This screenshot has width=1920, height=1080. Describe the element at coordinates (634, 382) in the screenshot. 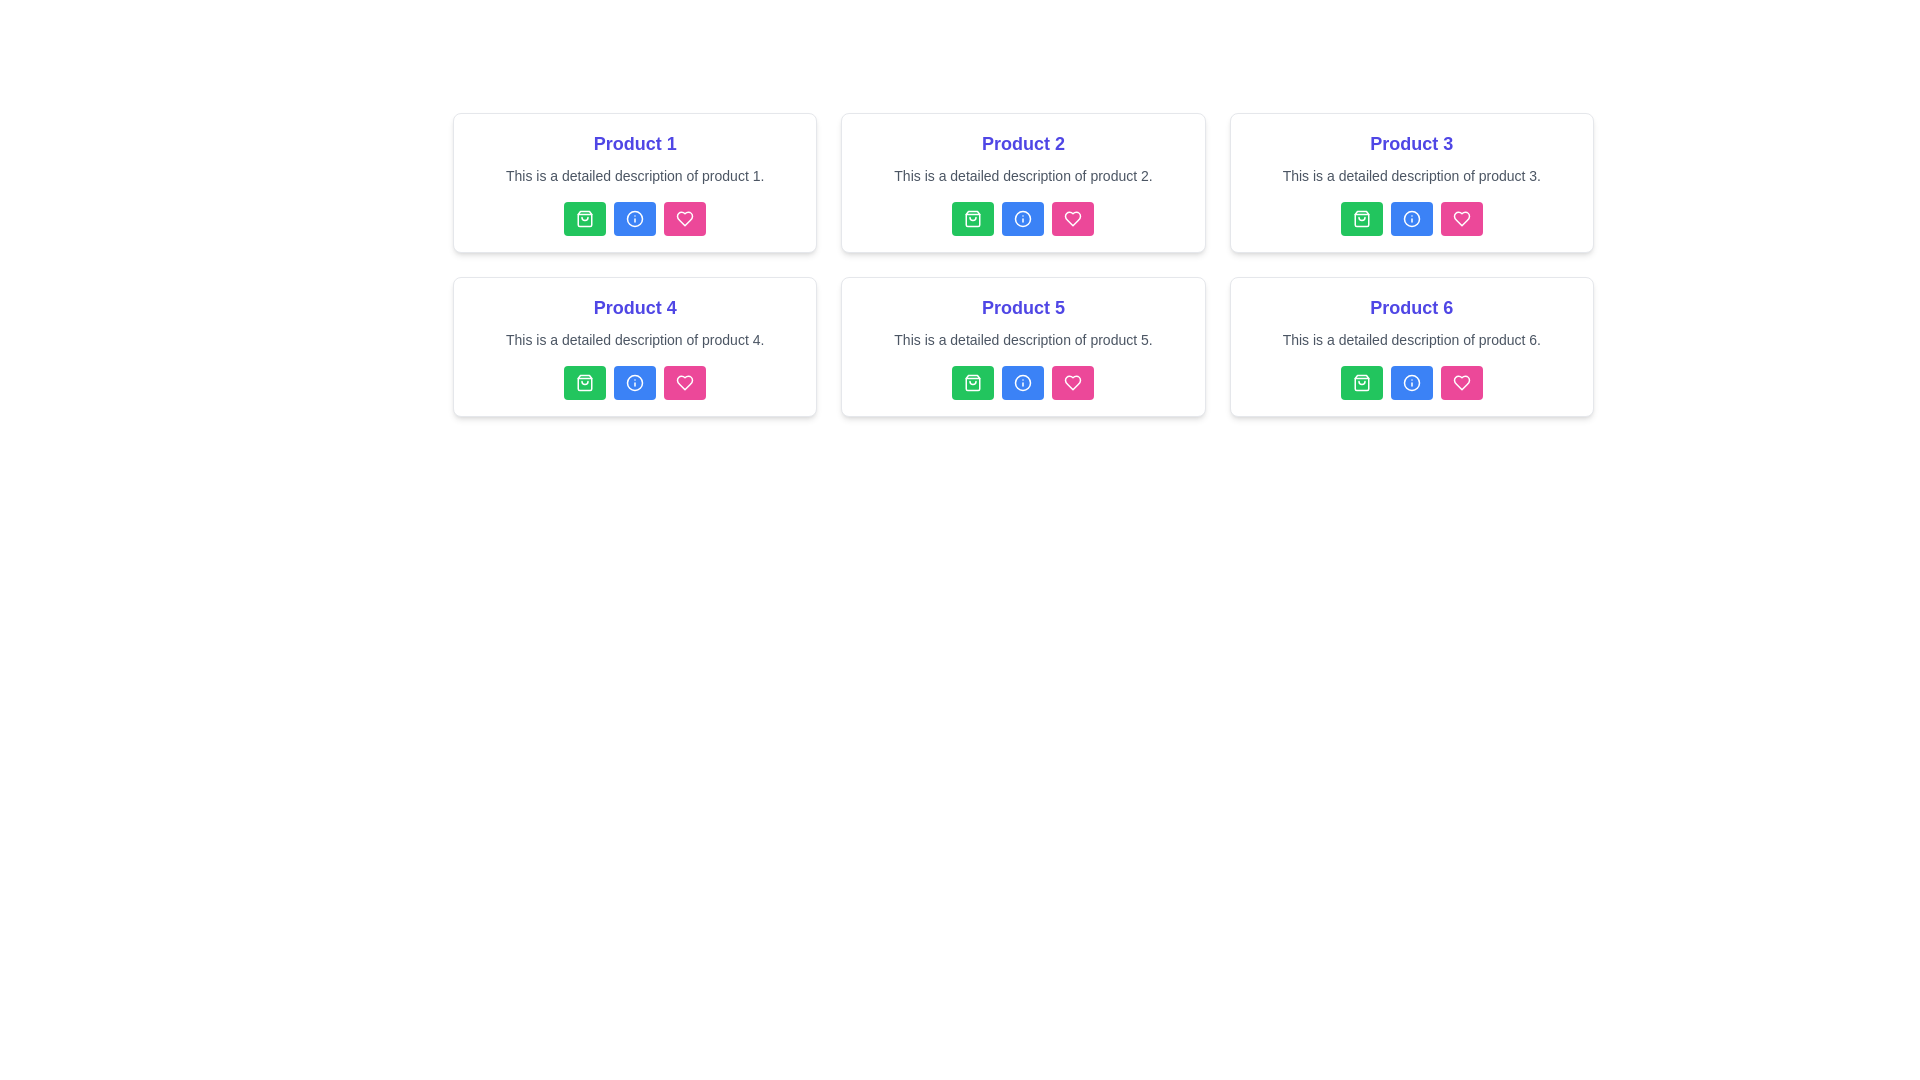

I see `the information trigger button located as the second button in a horizontal group below 'Product 4'` at that location.